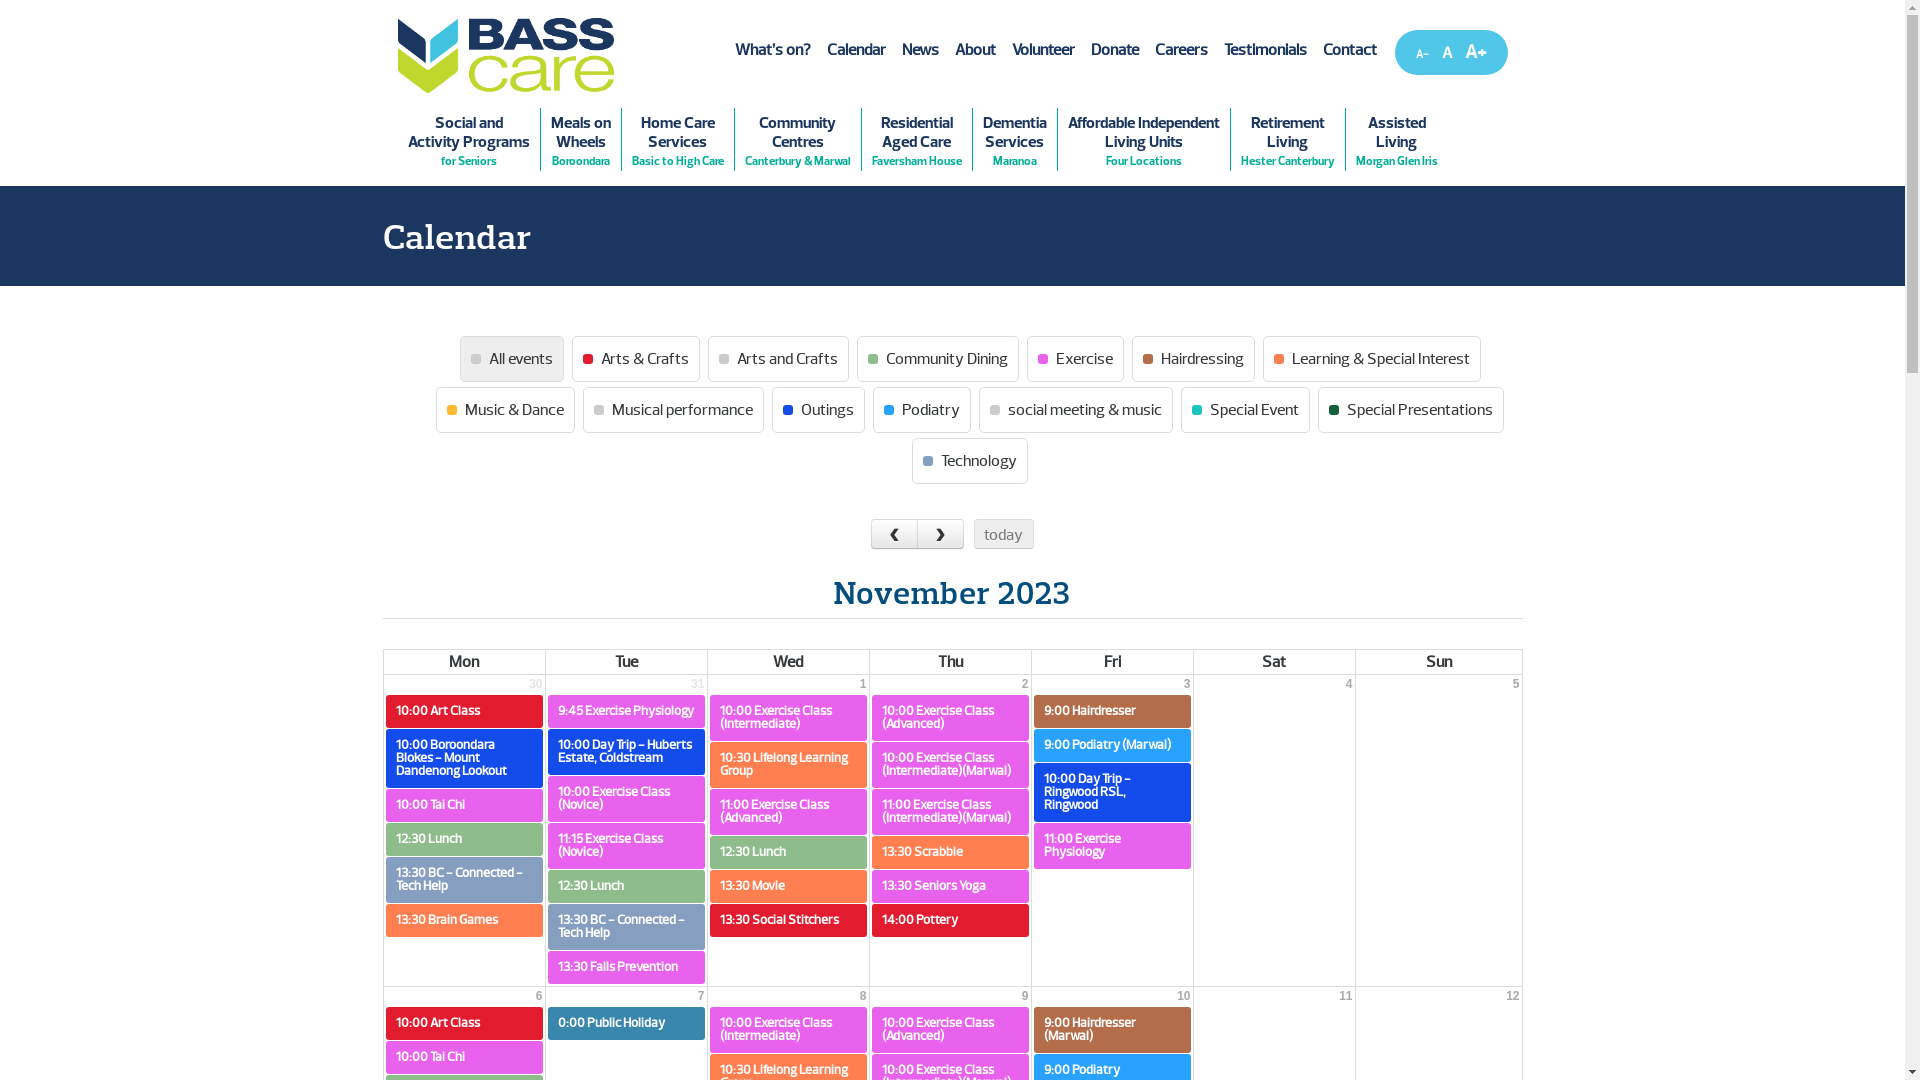 Image resolution: width=1920 pixels, height=1080 pixels. I want to click on 'Assisted, so click(1395, 138).